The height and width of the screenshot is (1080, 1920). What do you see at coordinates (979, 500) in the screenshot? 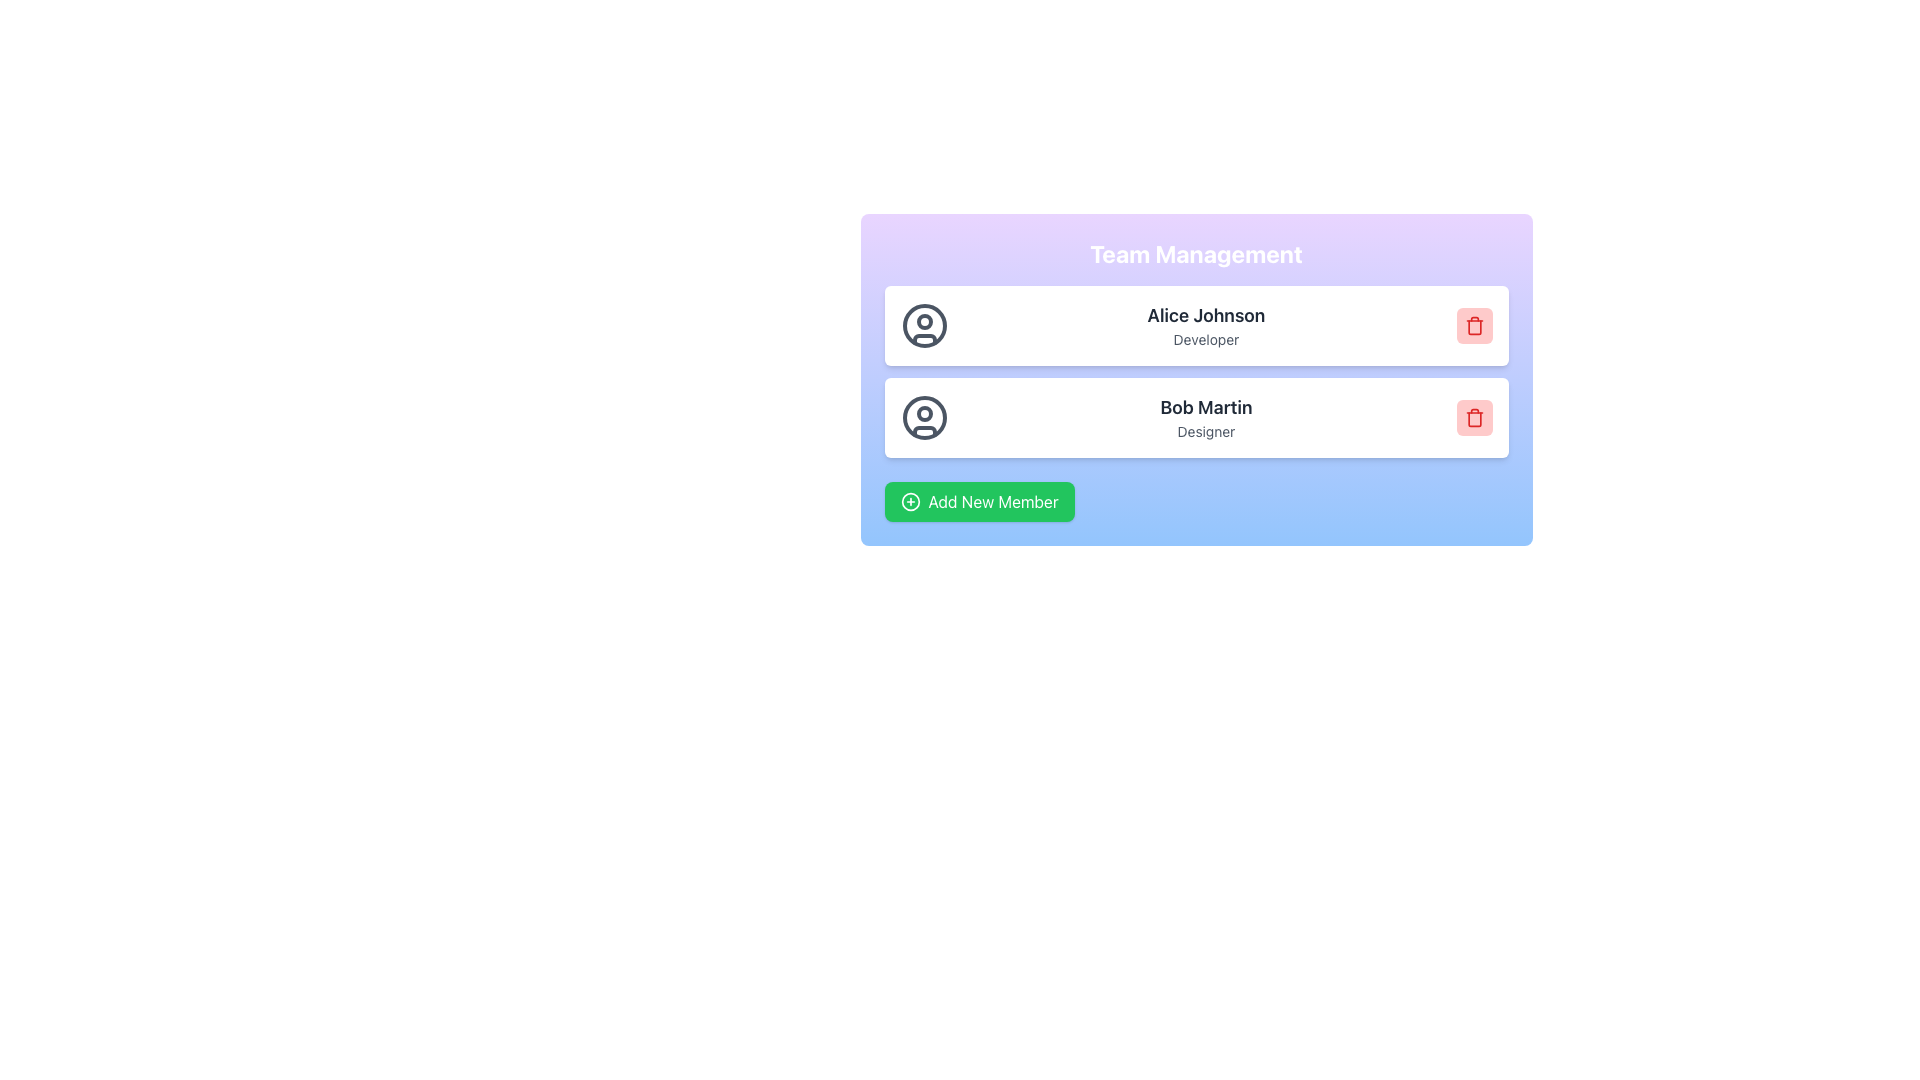
I see `the green button labeled 'Add New Member'` at bounding box center [979, 500].